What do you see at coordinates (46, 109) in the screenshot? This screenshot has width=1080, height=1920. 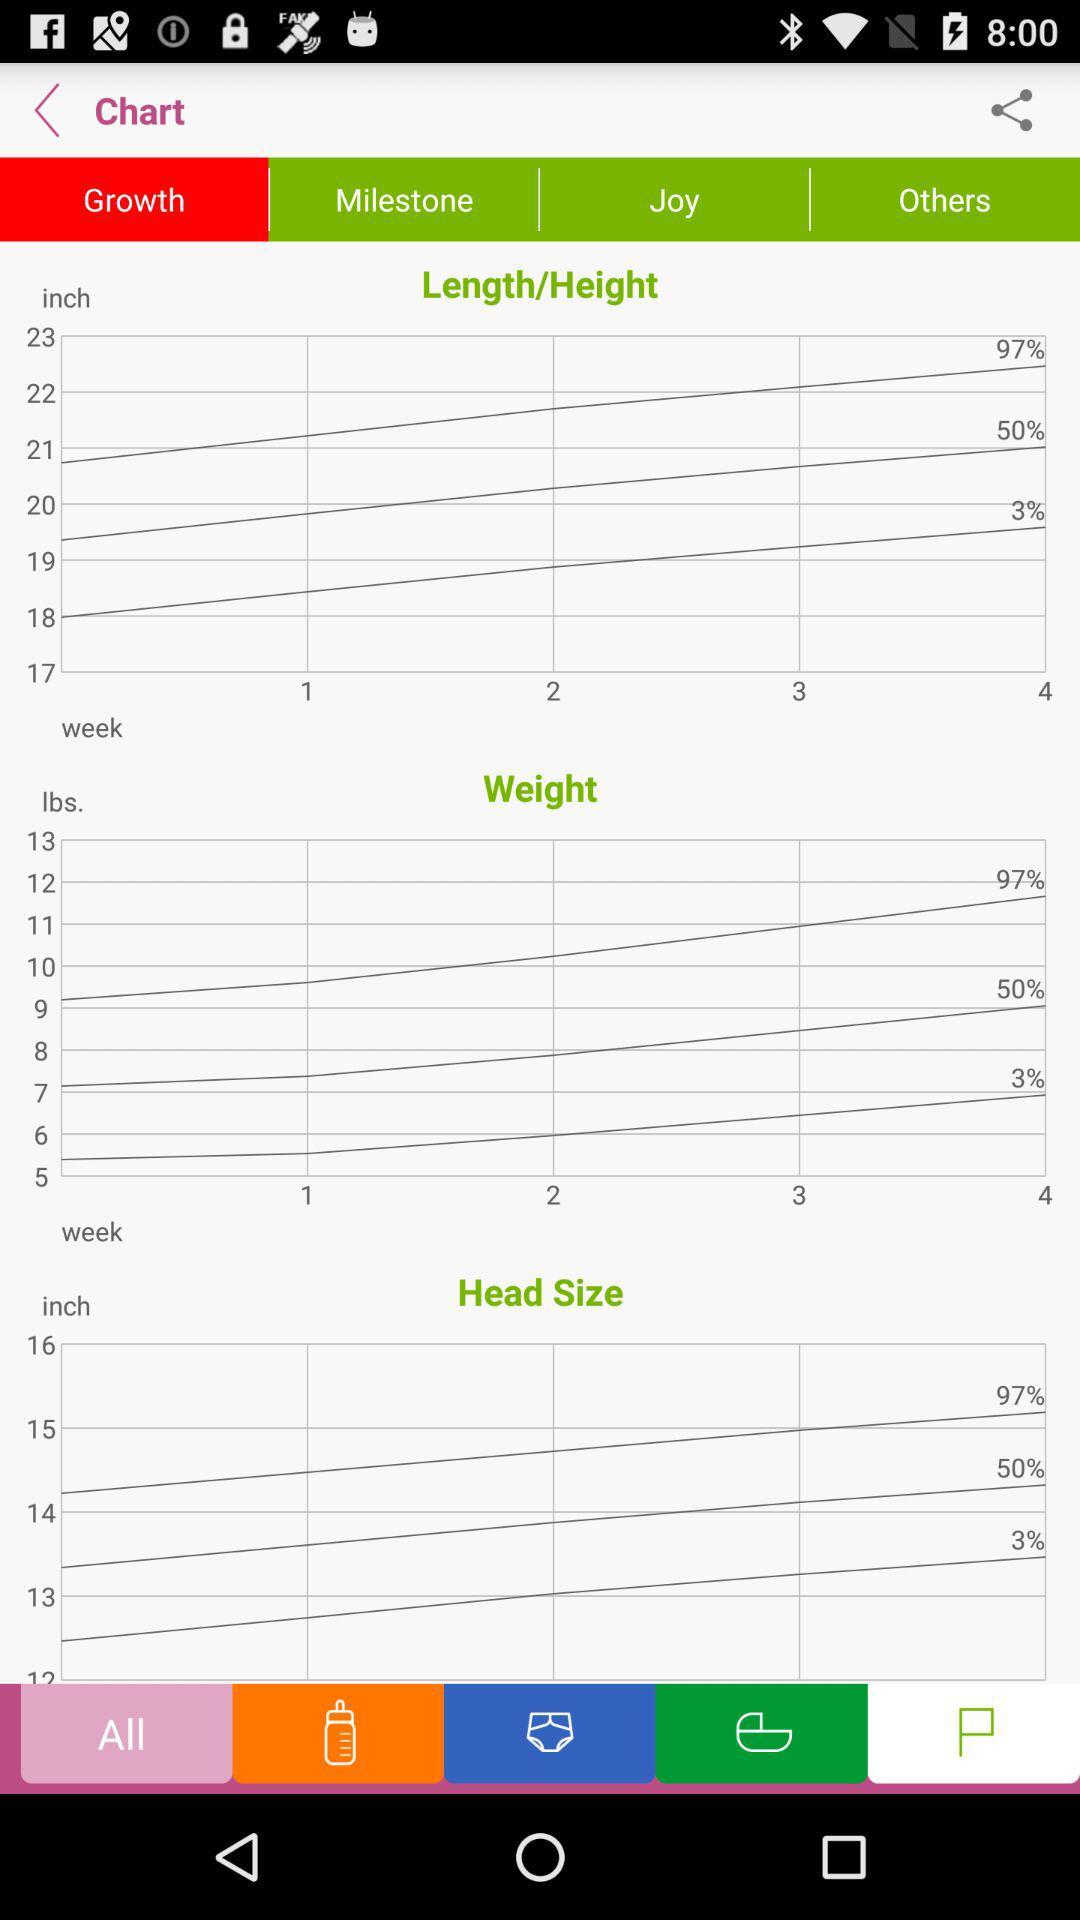 I see `icon to the left of the chart` at bounding box center [46, 109].